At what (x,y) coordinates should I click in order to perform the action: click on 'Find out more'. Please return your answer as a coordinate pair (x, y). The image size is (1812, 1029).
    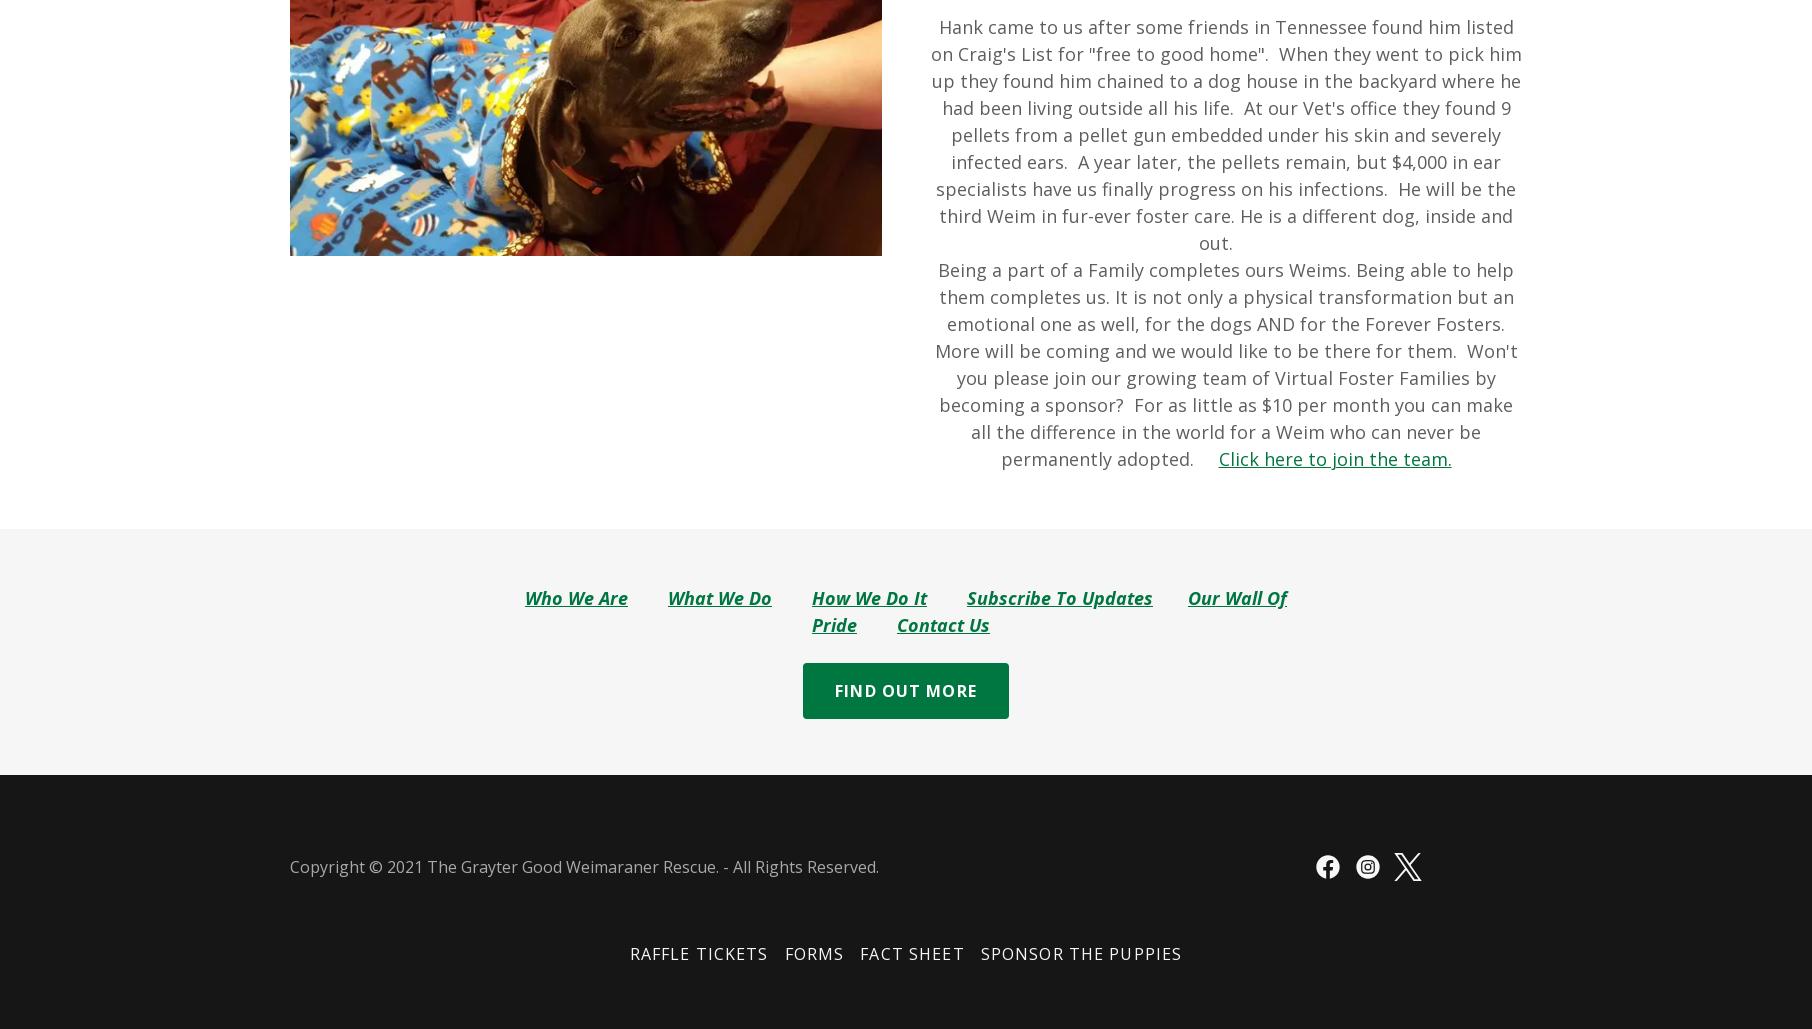
    Looking at the image, I should click on (904, 689).